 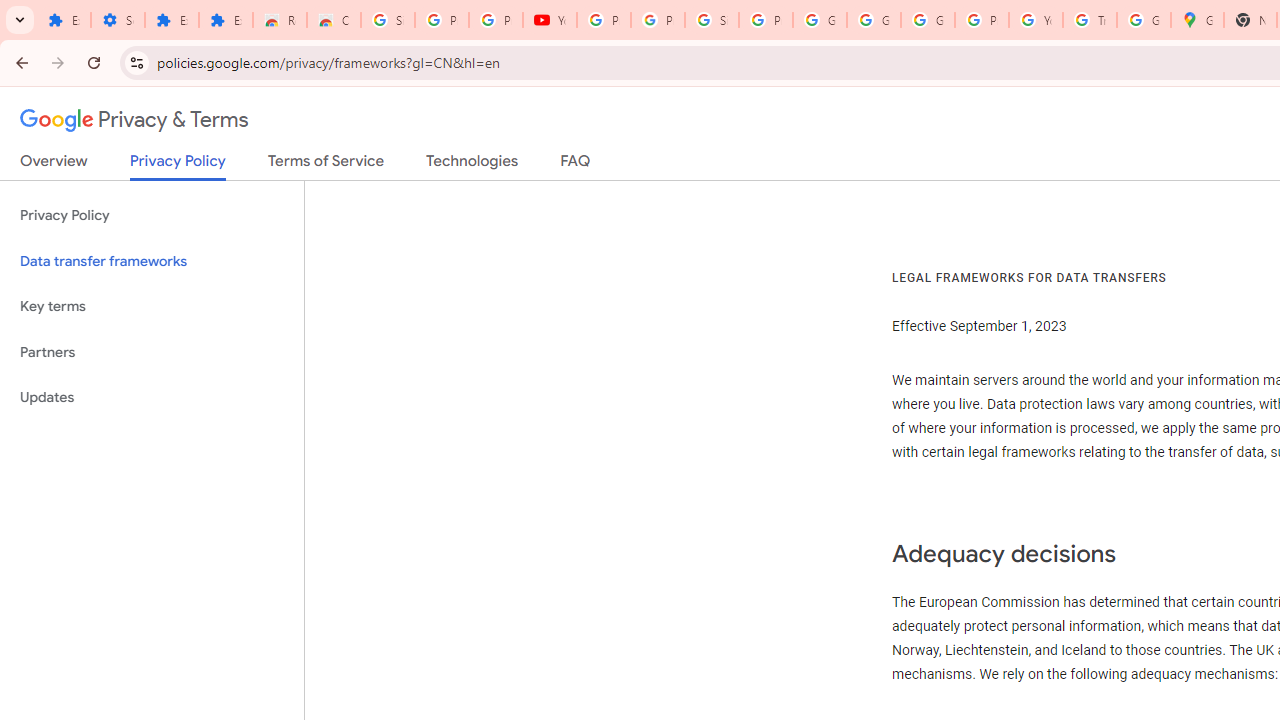 I want to click on 'Google Maps', so click(x=1197, y=20).